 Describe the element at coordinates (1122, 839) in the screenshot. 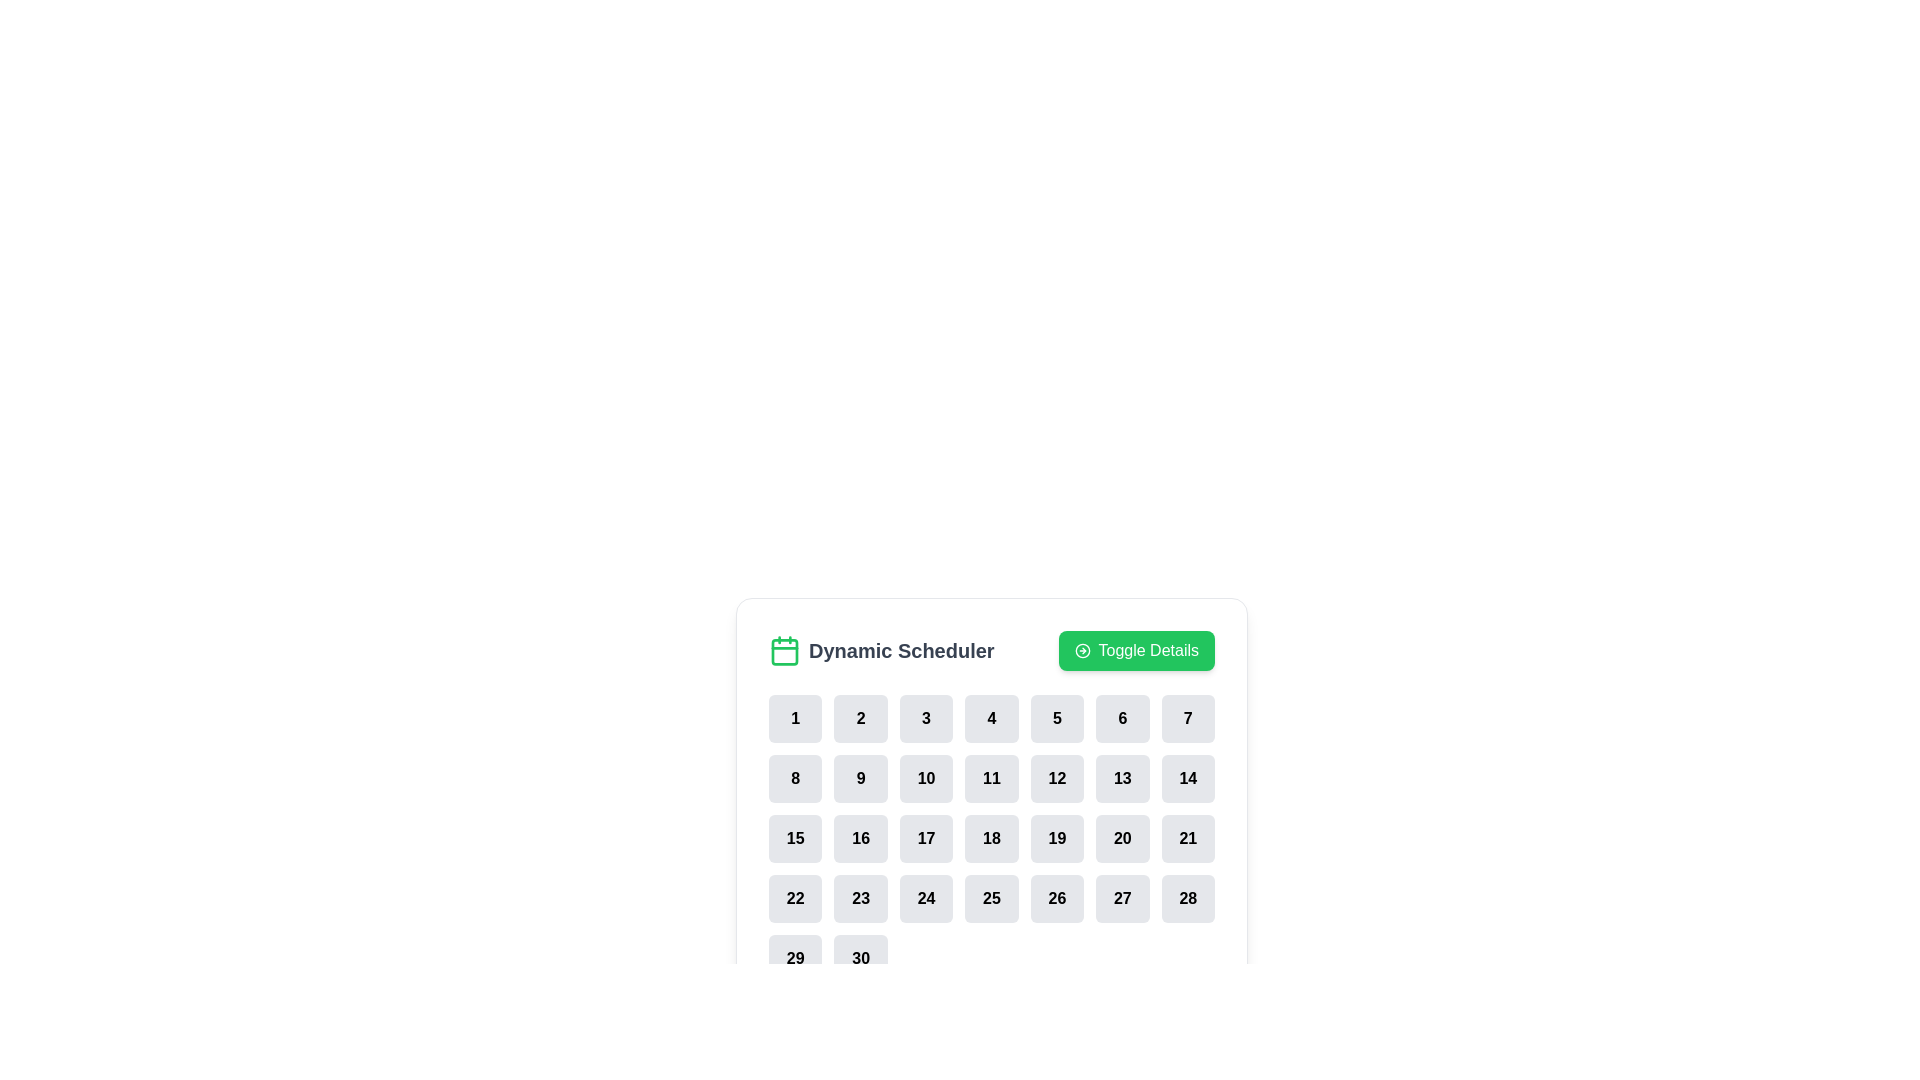

I see `the rectangular button with rounded corners and black text '20'` at that location.